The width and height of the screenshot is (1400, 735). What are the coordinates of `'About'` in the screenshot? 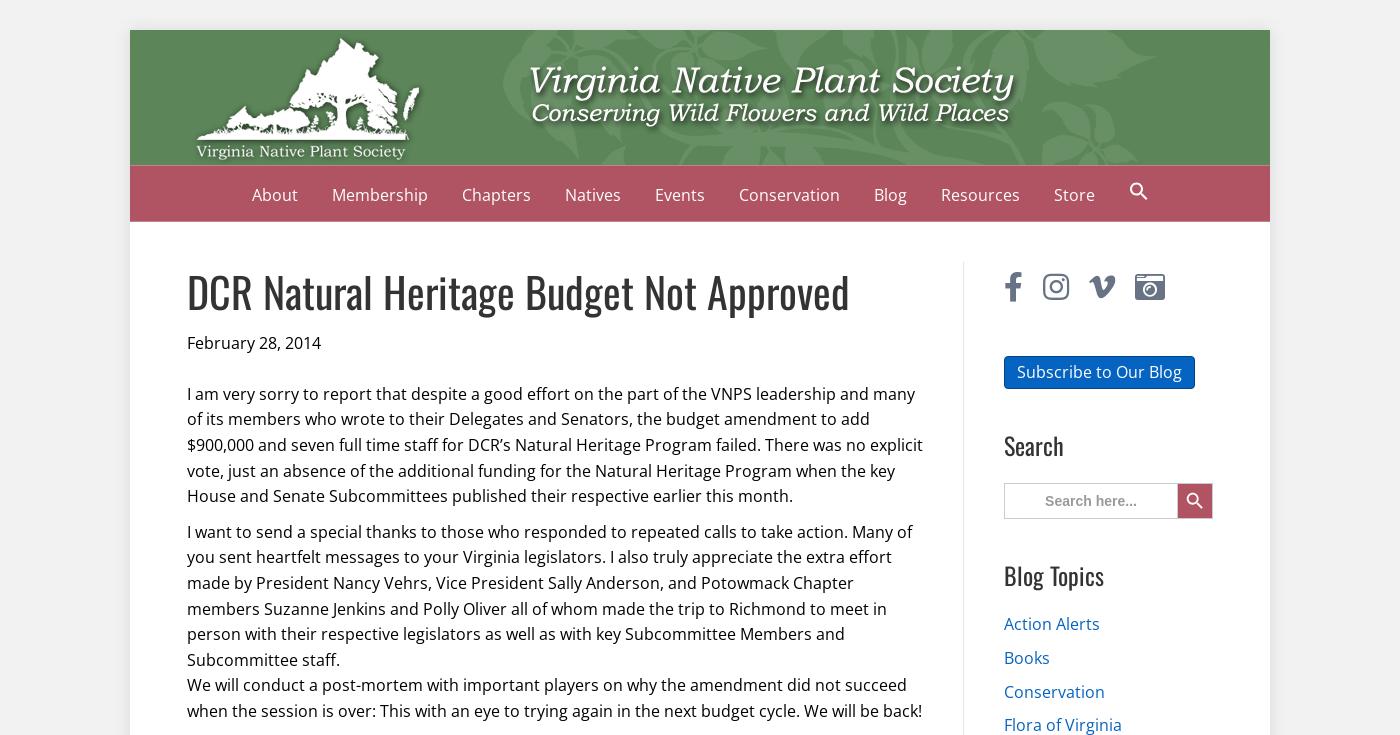 It's located at (273, 194).